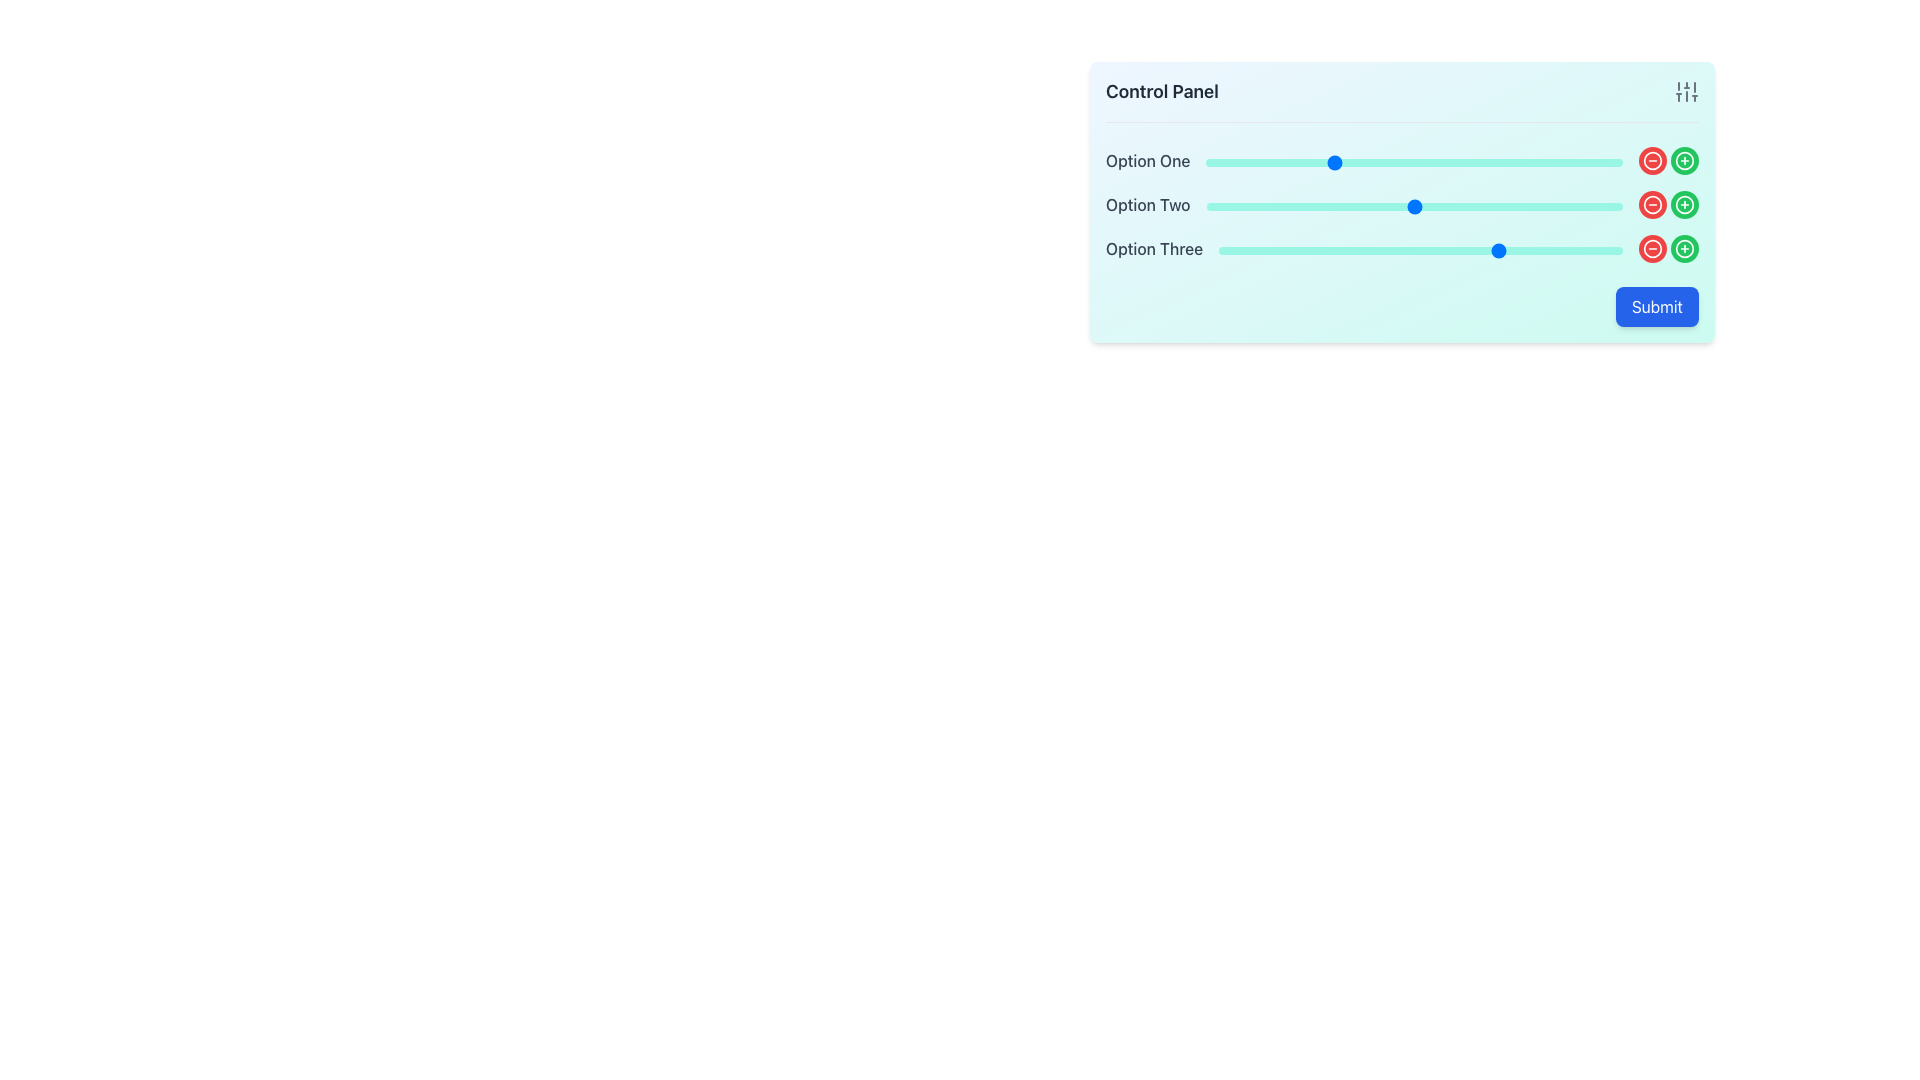  I want to click on the slider value, so click(1387, 249).